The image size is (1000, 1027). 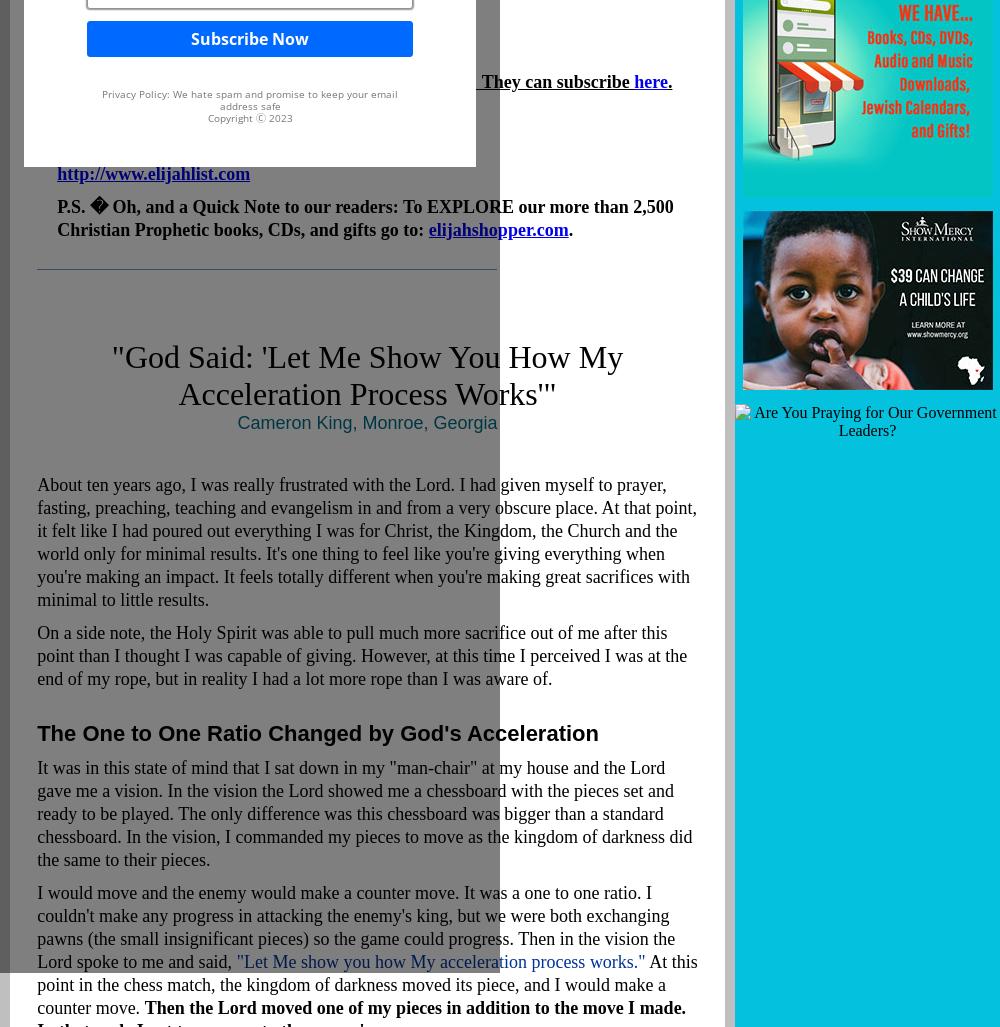 What do you see at coordinates (366, 422) in the screenshot?
I see `'Cameron King, Monroe, Georgia'` at bounding box center [366, 422].